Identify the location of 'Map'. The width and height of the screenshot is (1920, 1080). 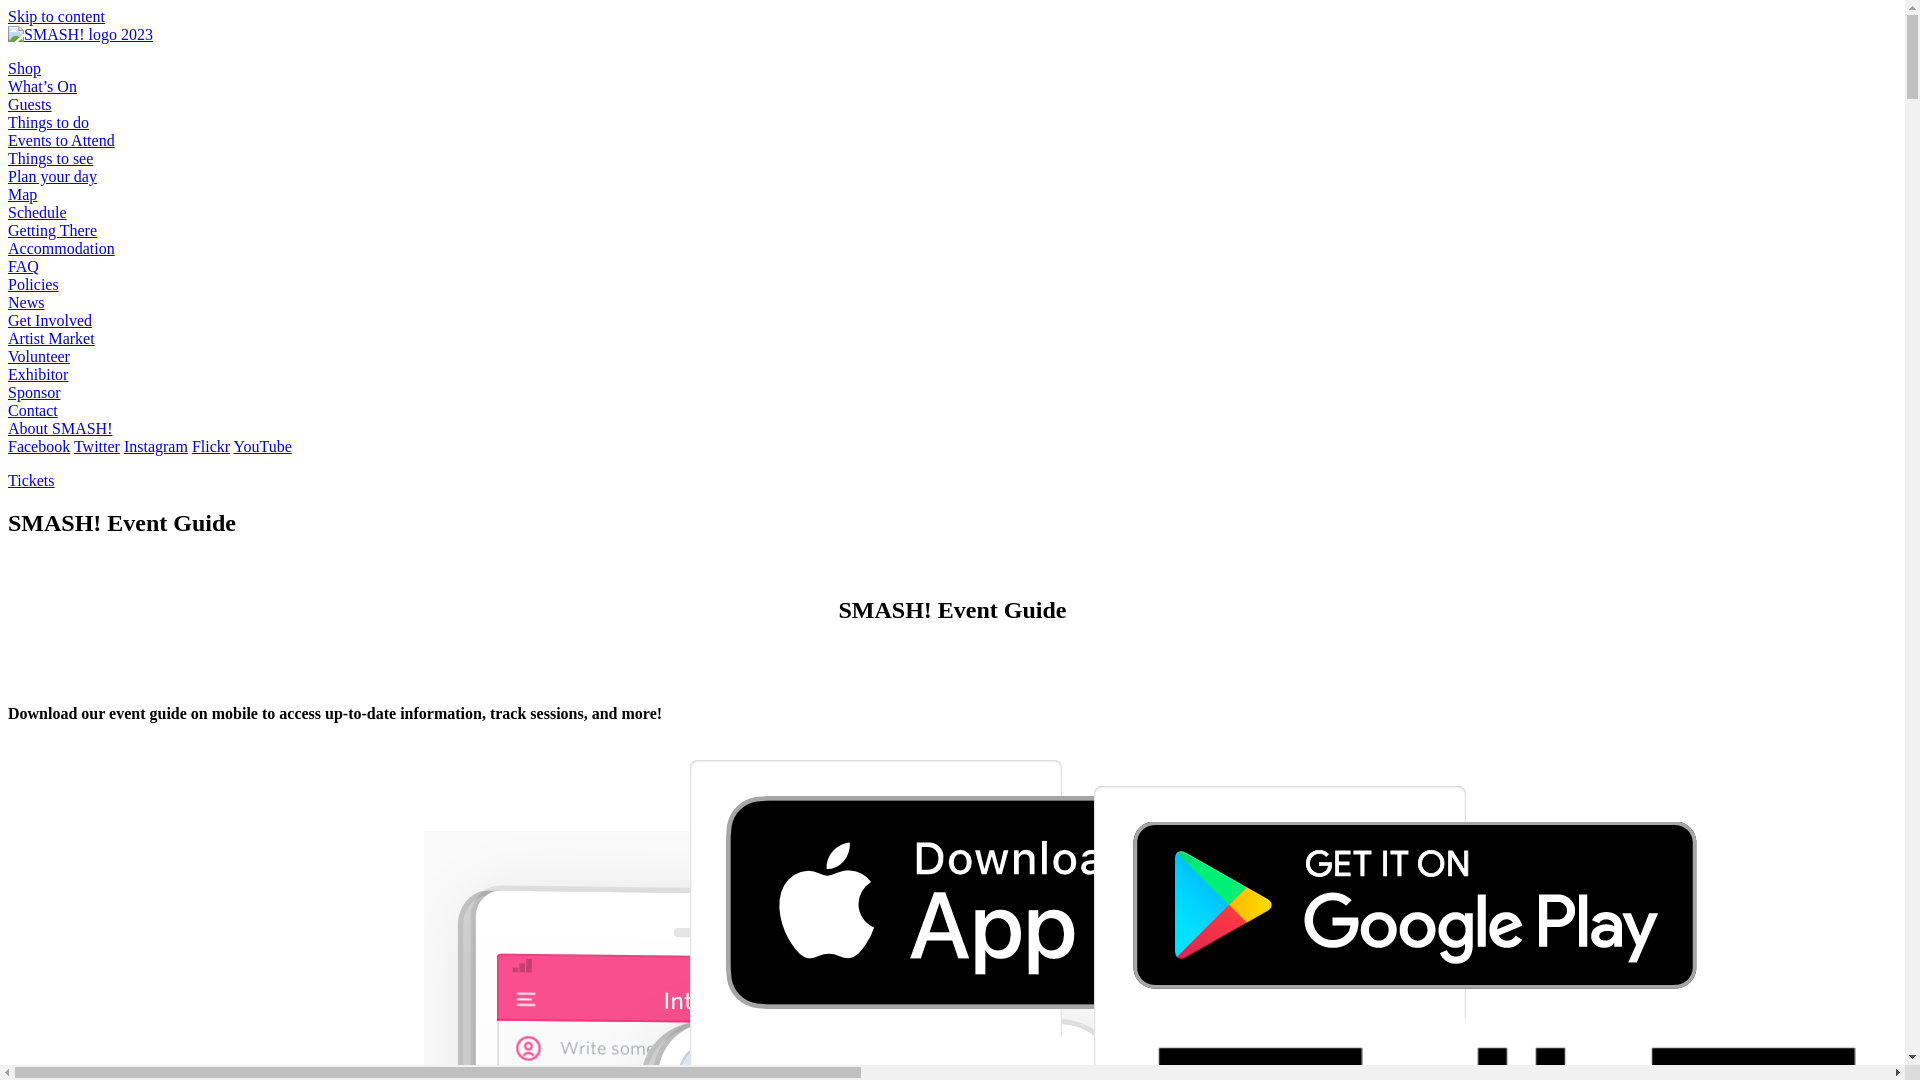
(8, 194).